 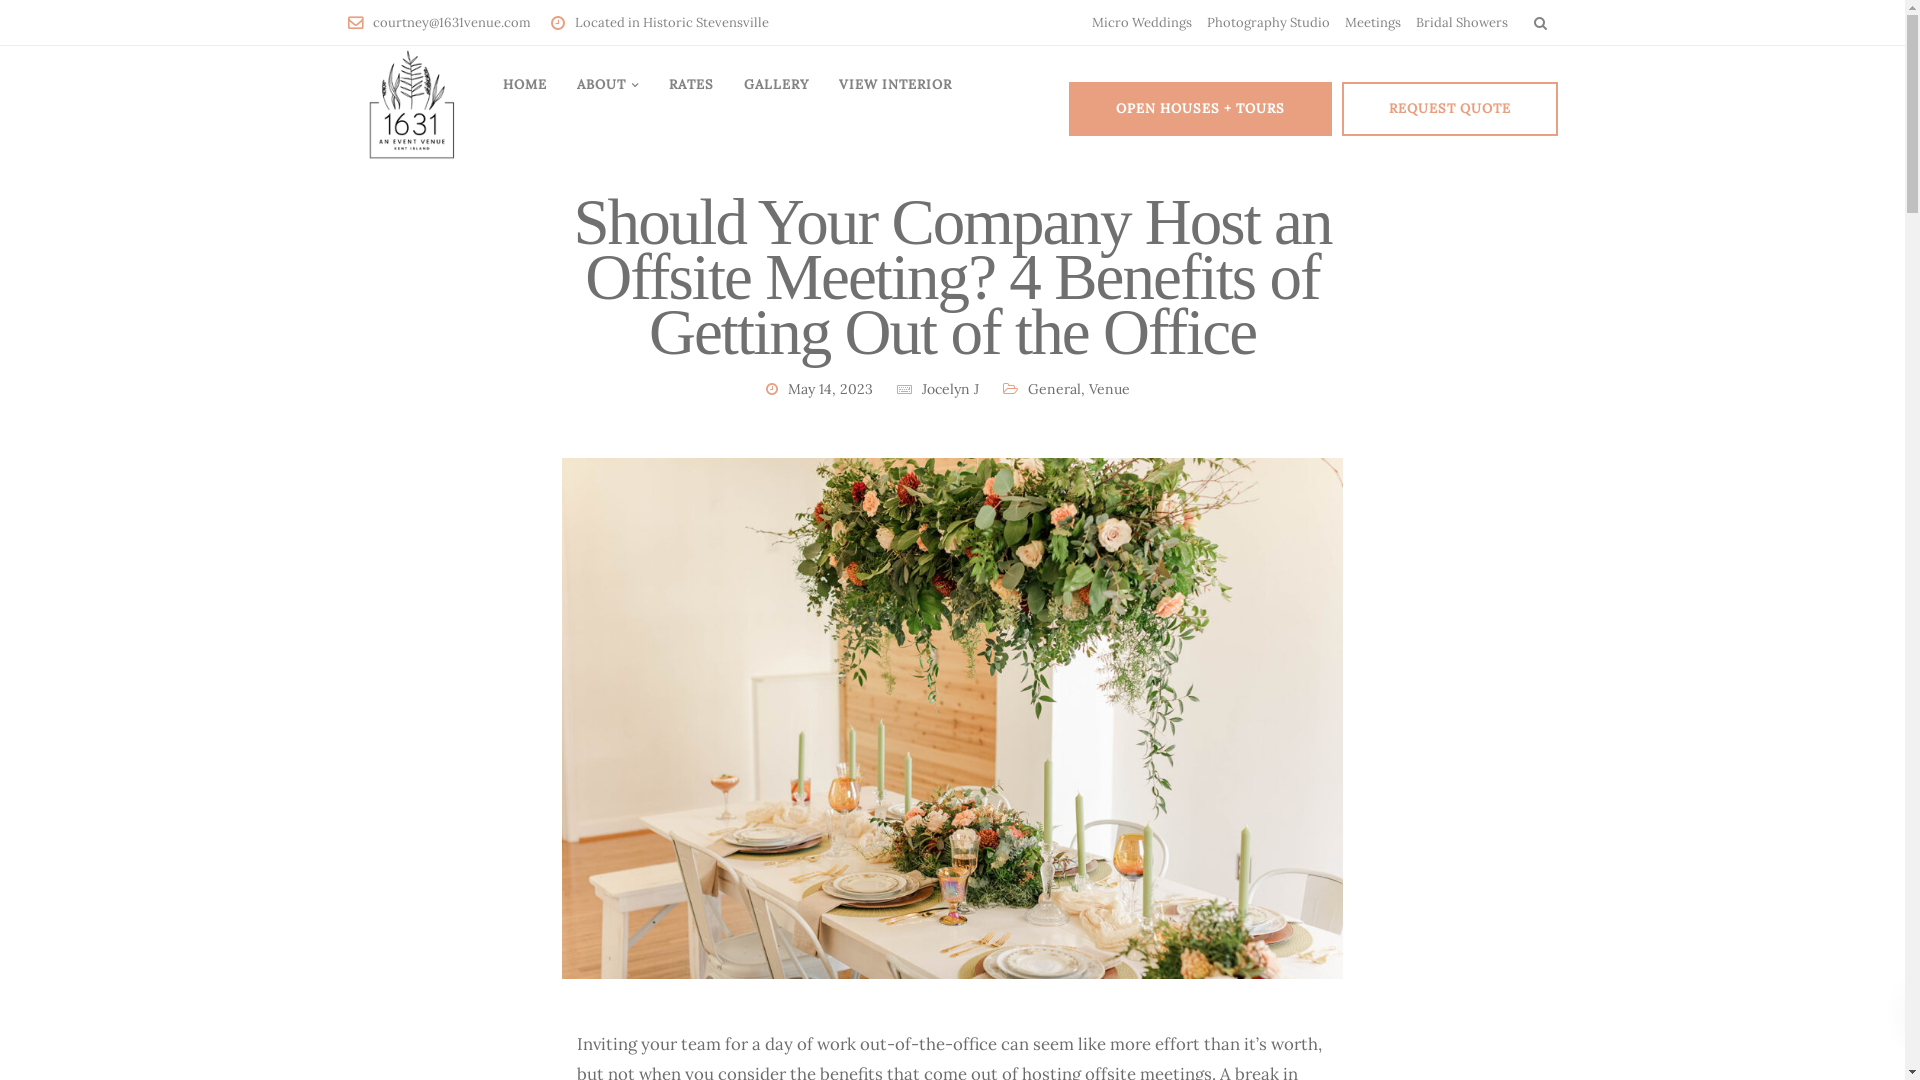 What do you see at coordinates (1449, 108) in the screenshot?
I see `'REQUEST QUOTE'` at bounding box center [1449, 108].